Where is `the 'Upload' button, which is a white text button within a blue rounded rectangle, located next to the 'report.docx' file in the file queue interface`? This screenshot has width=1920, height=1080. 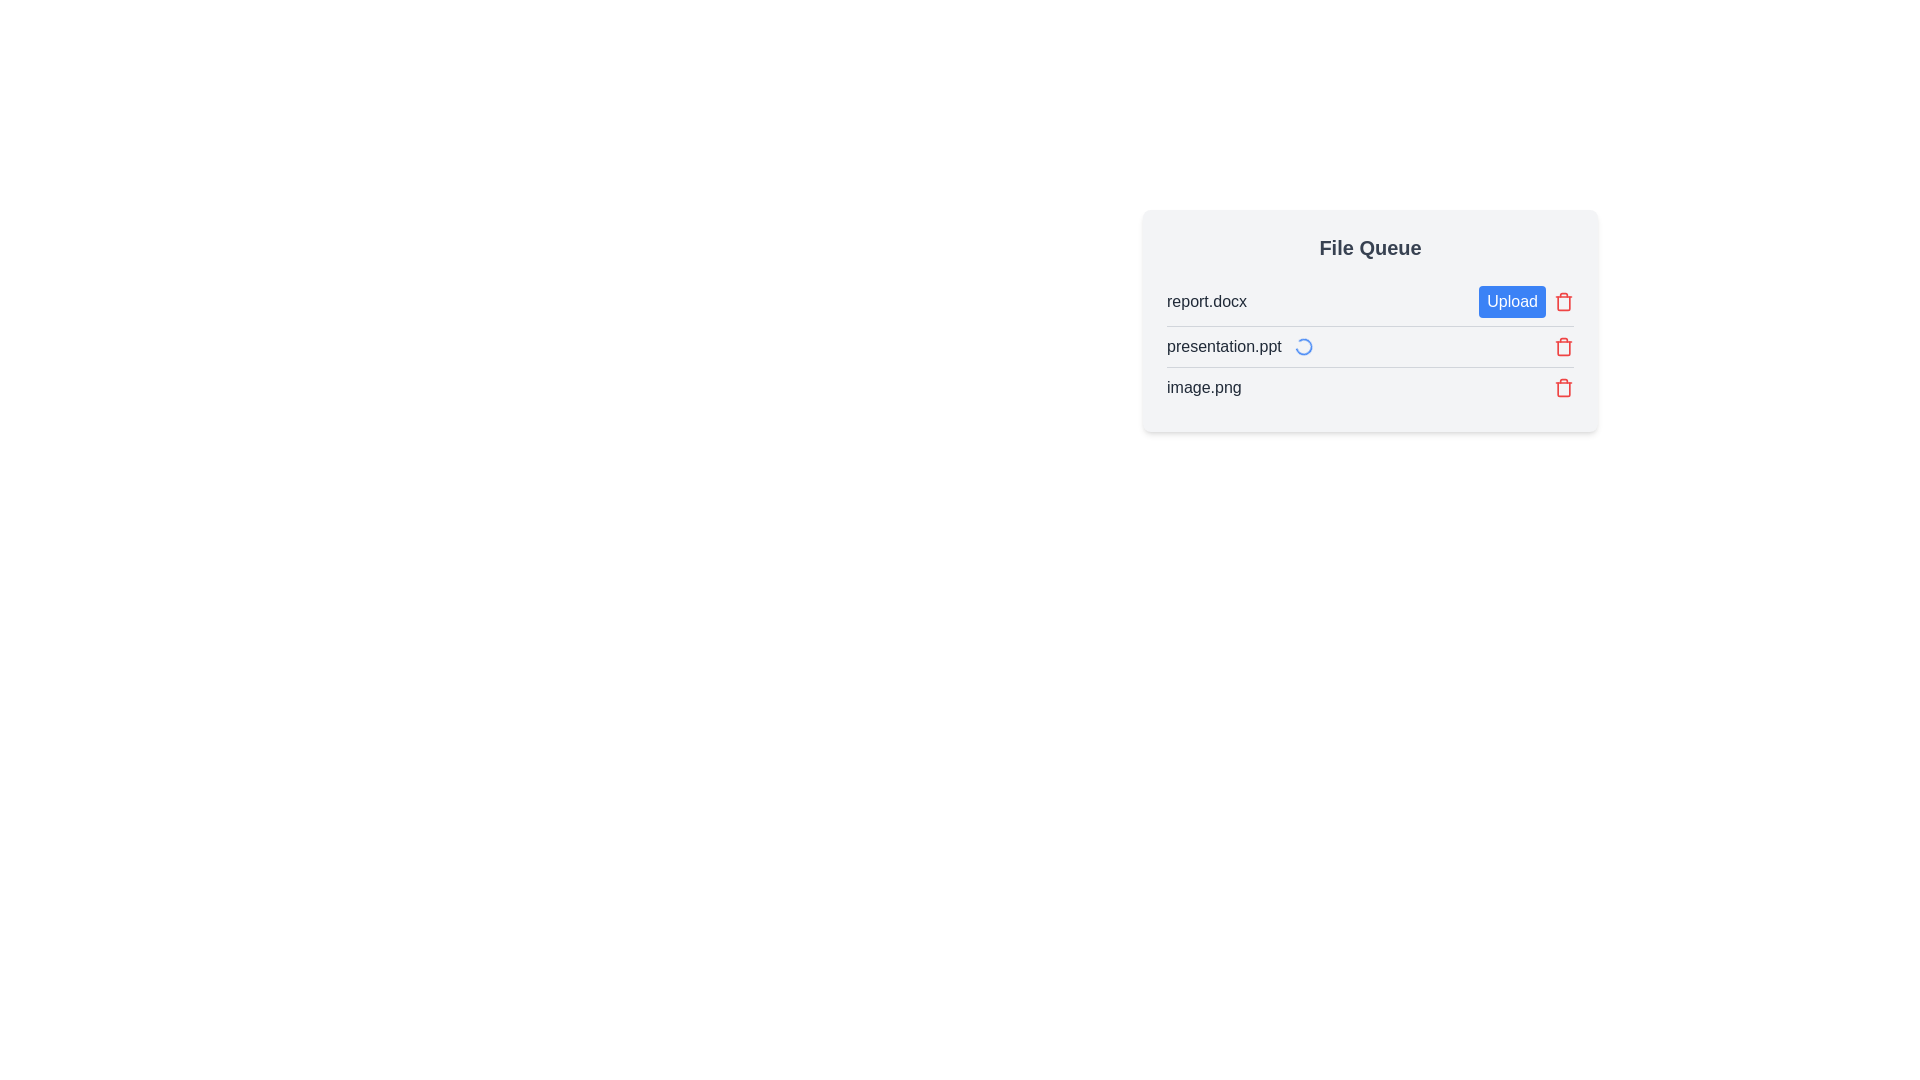 the 'Upload' button, which is a white text button within a blue rounded rectangle, located next to the 'report.docx' file in the file queue interface is located at coordinates (1525, 301).